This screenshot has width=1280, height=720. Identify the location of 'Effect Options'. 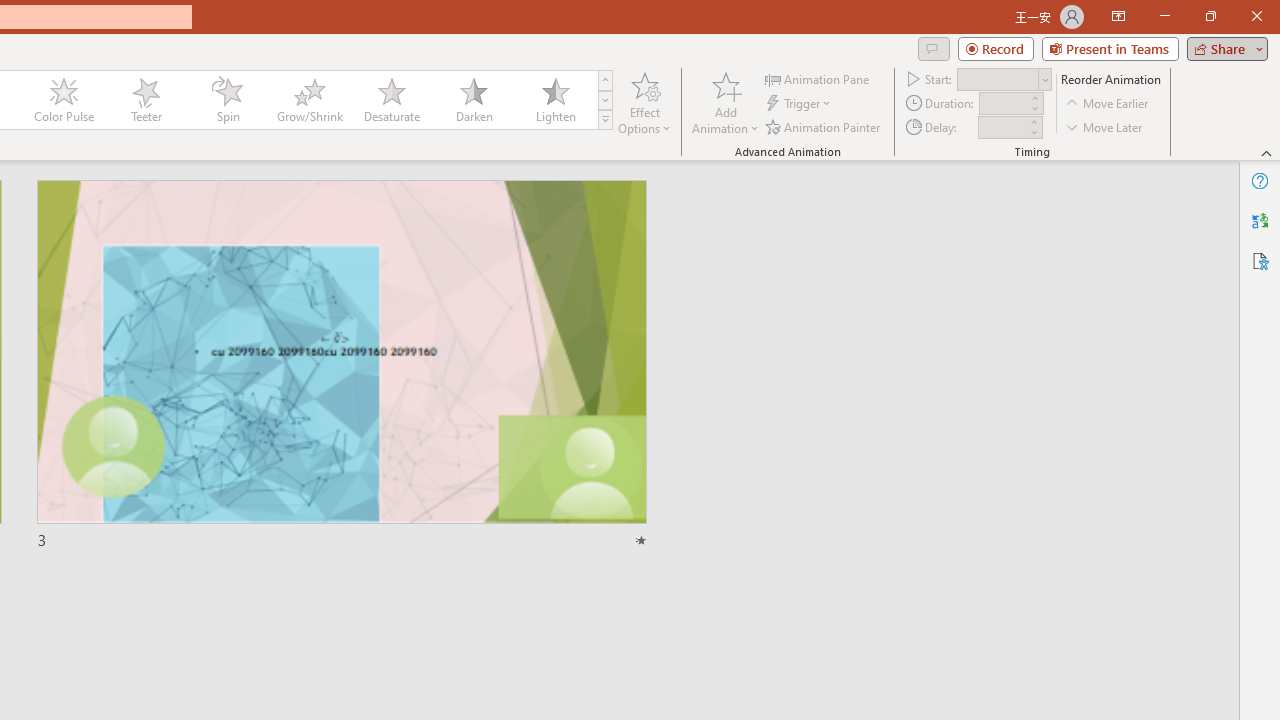
(645, 103).